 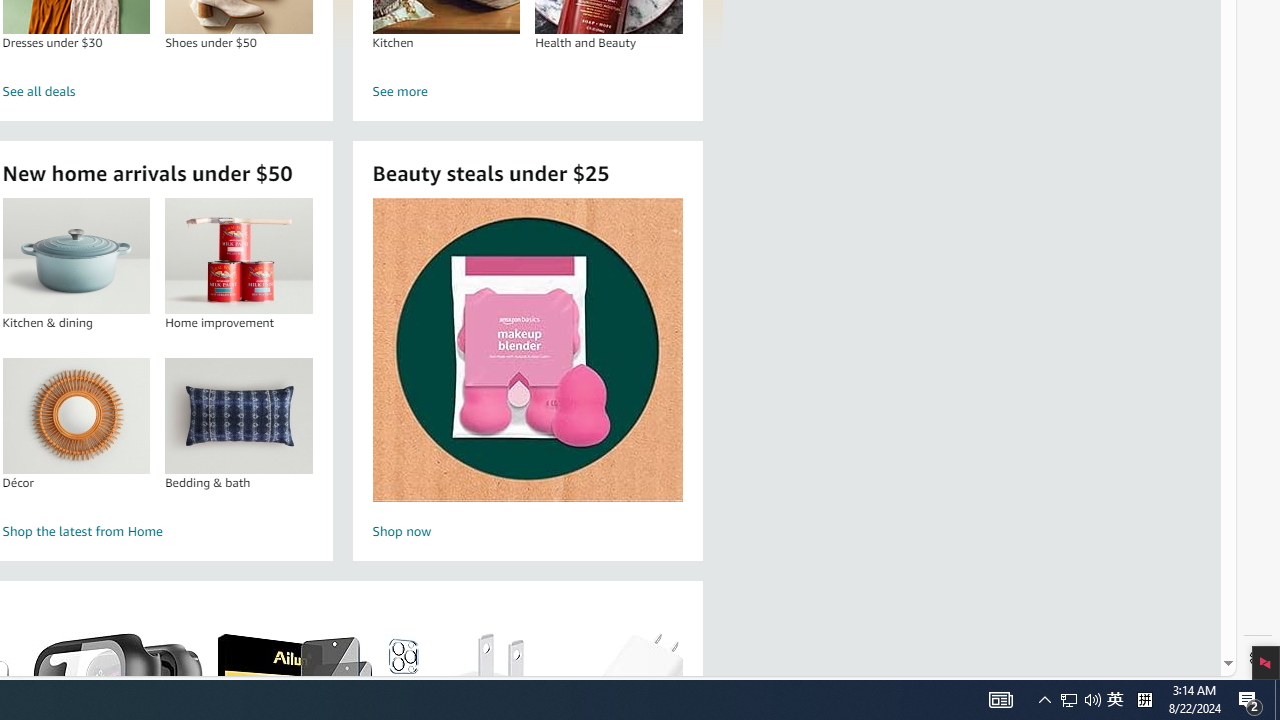 I want to click on 'Kitchen & dining', so click(x=76, y=255).